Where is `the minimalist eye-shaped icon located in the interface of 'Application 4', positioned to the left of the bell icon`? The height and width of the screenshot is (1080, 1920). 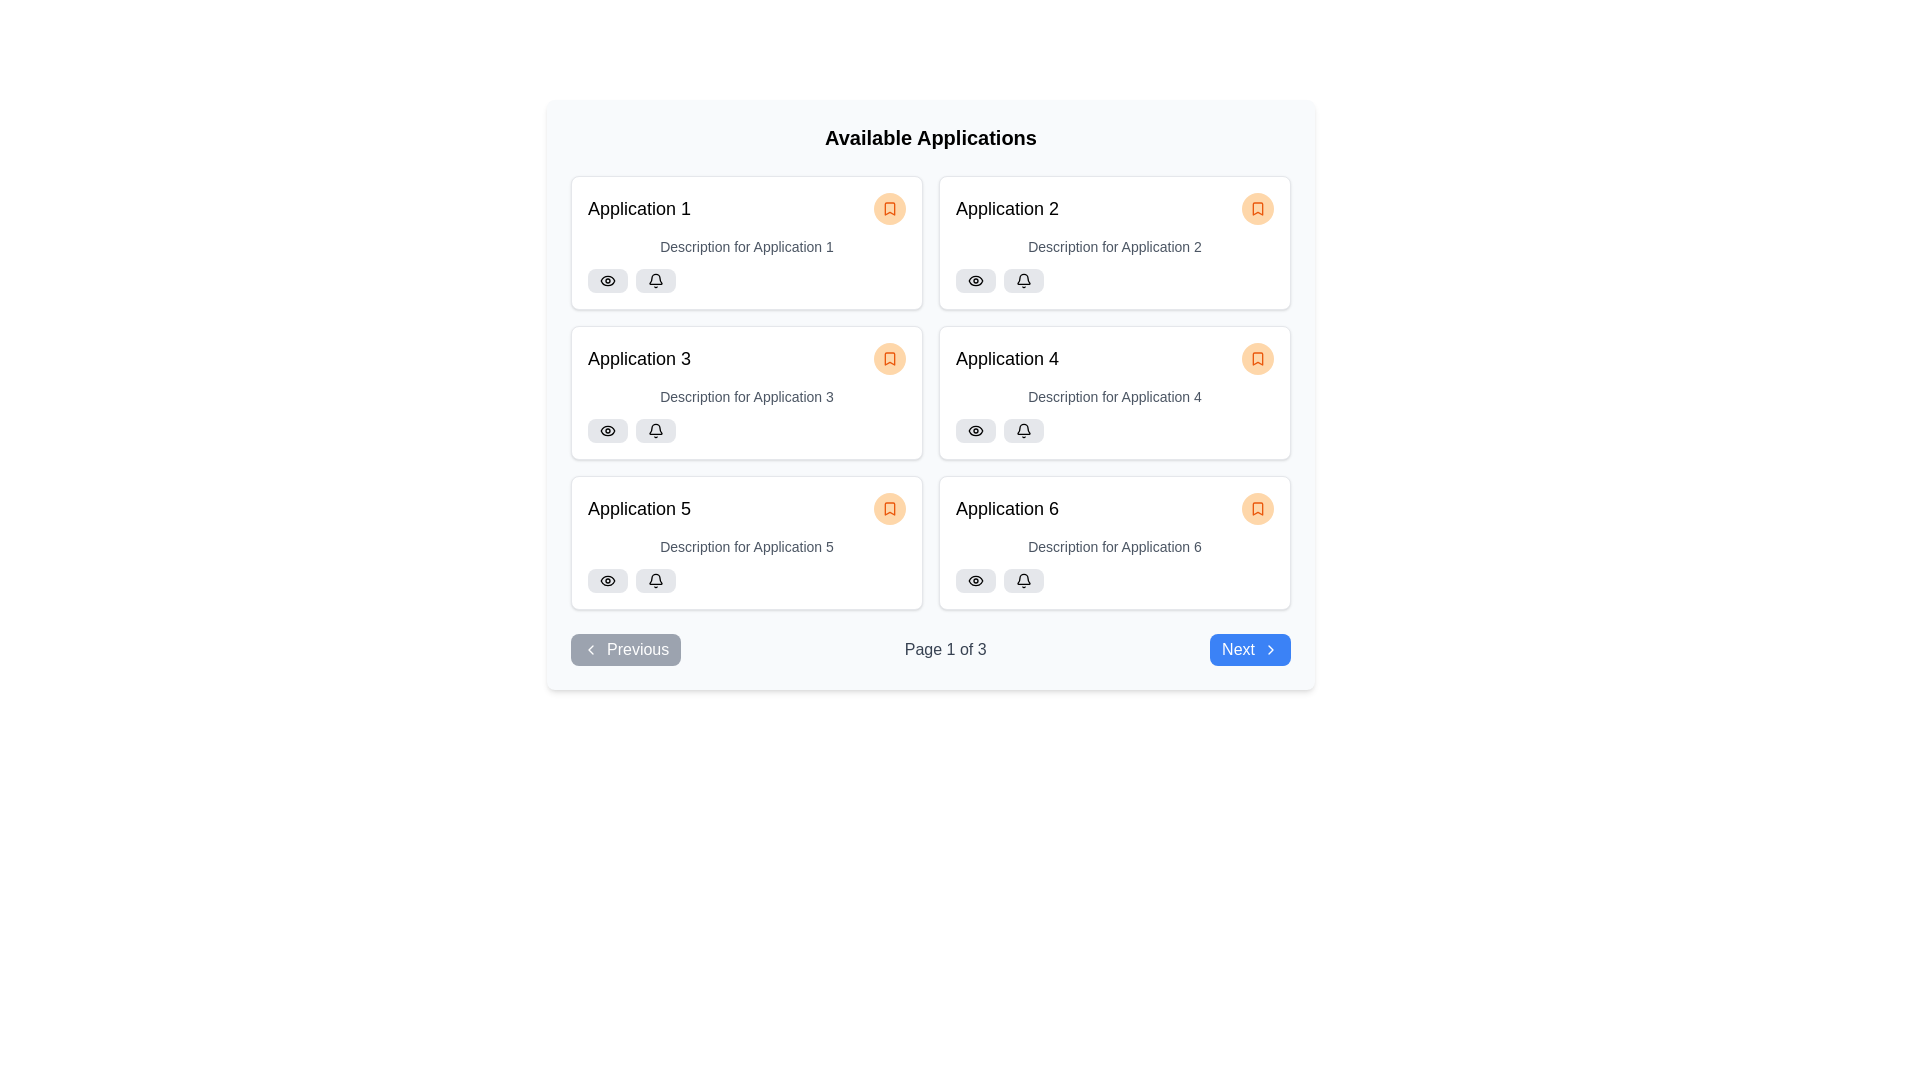 the minimalist eye-shaped icon located in the interface of 'Application 4', positioned to the left of the bell icon is located at coordinates (975, 430).